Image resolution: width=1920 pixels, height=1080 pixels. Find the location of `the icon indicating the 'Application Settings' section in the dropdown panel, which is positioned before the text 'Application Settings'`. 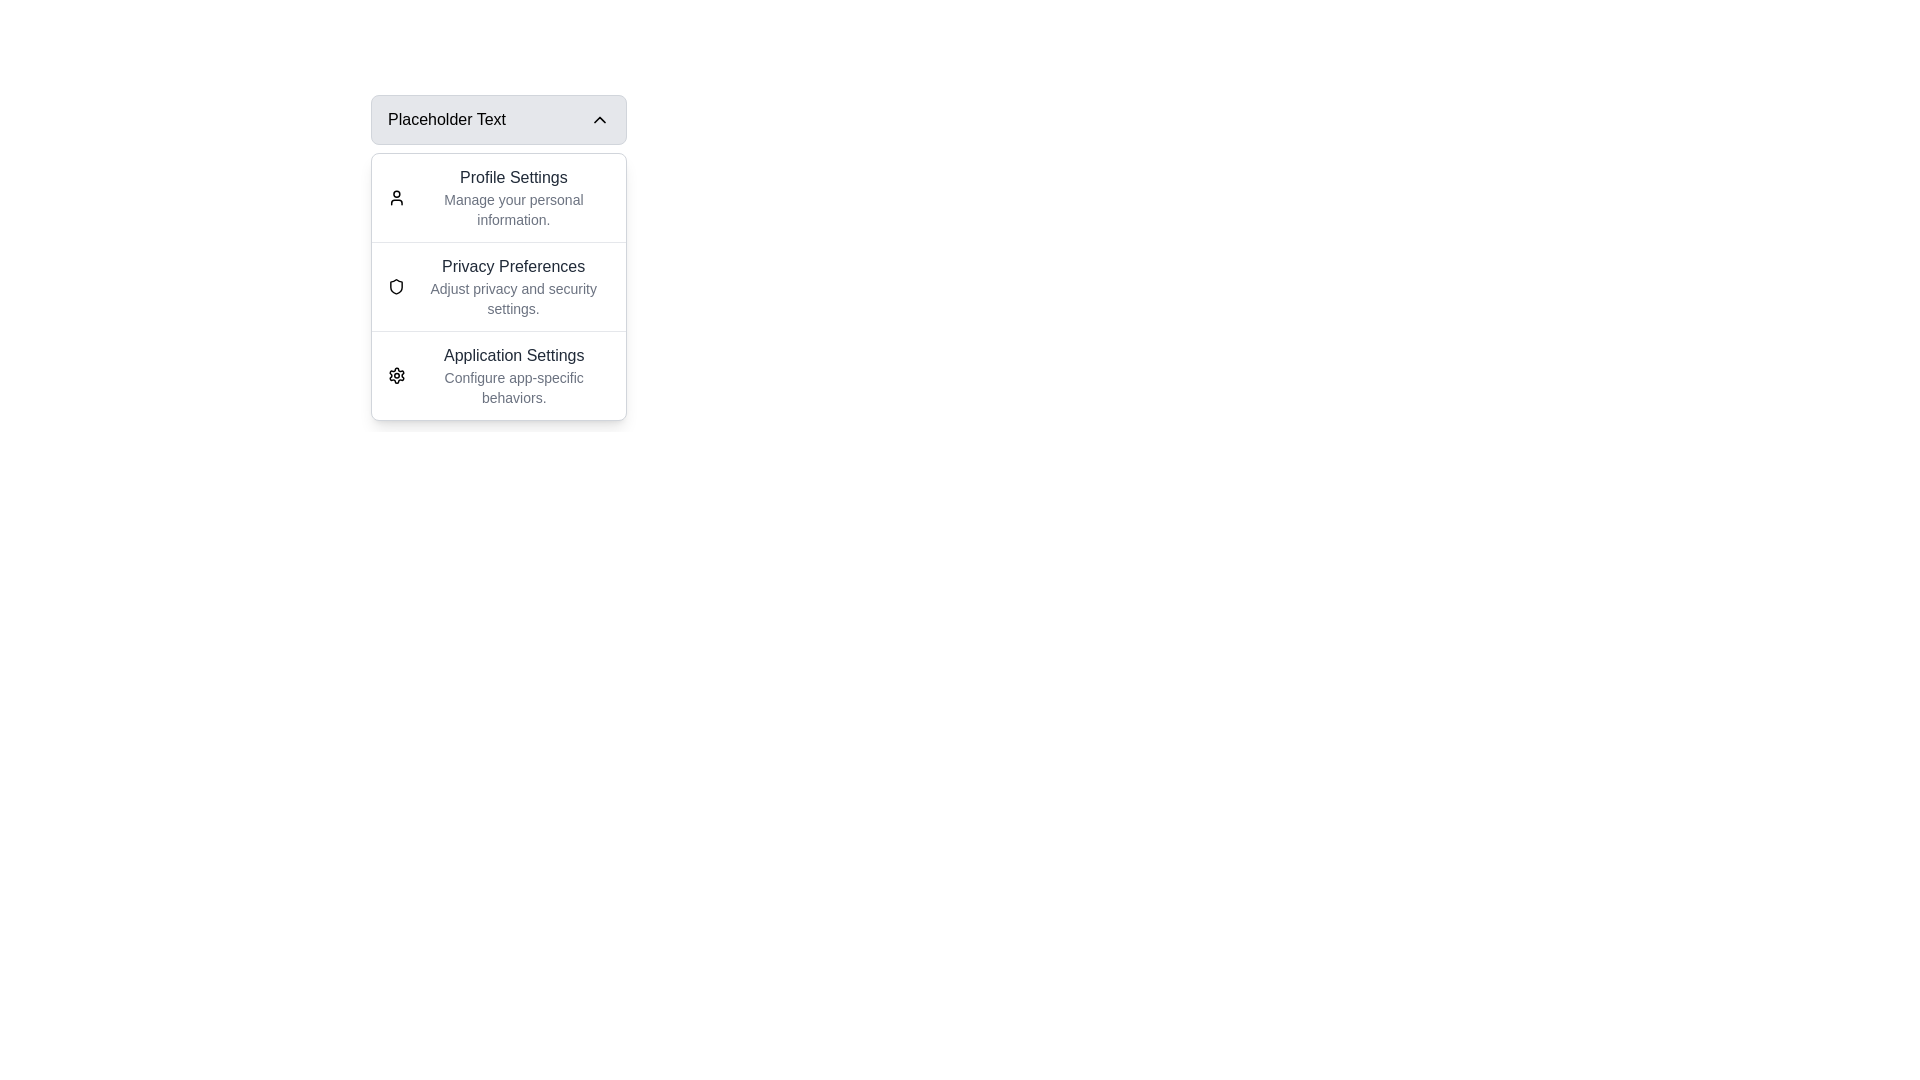

the icon indicating the 'Application Settings' section in the dropdown panel, which is positioned before the text 'Application Settings' is located at coordinates (397, 375).